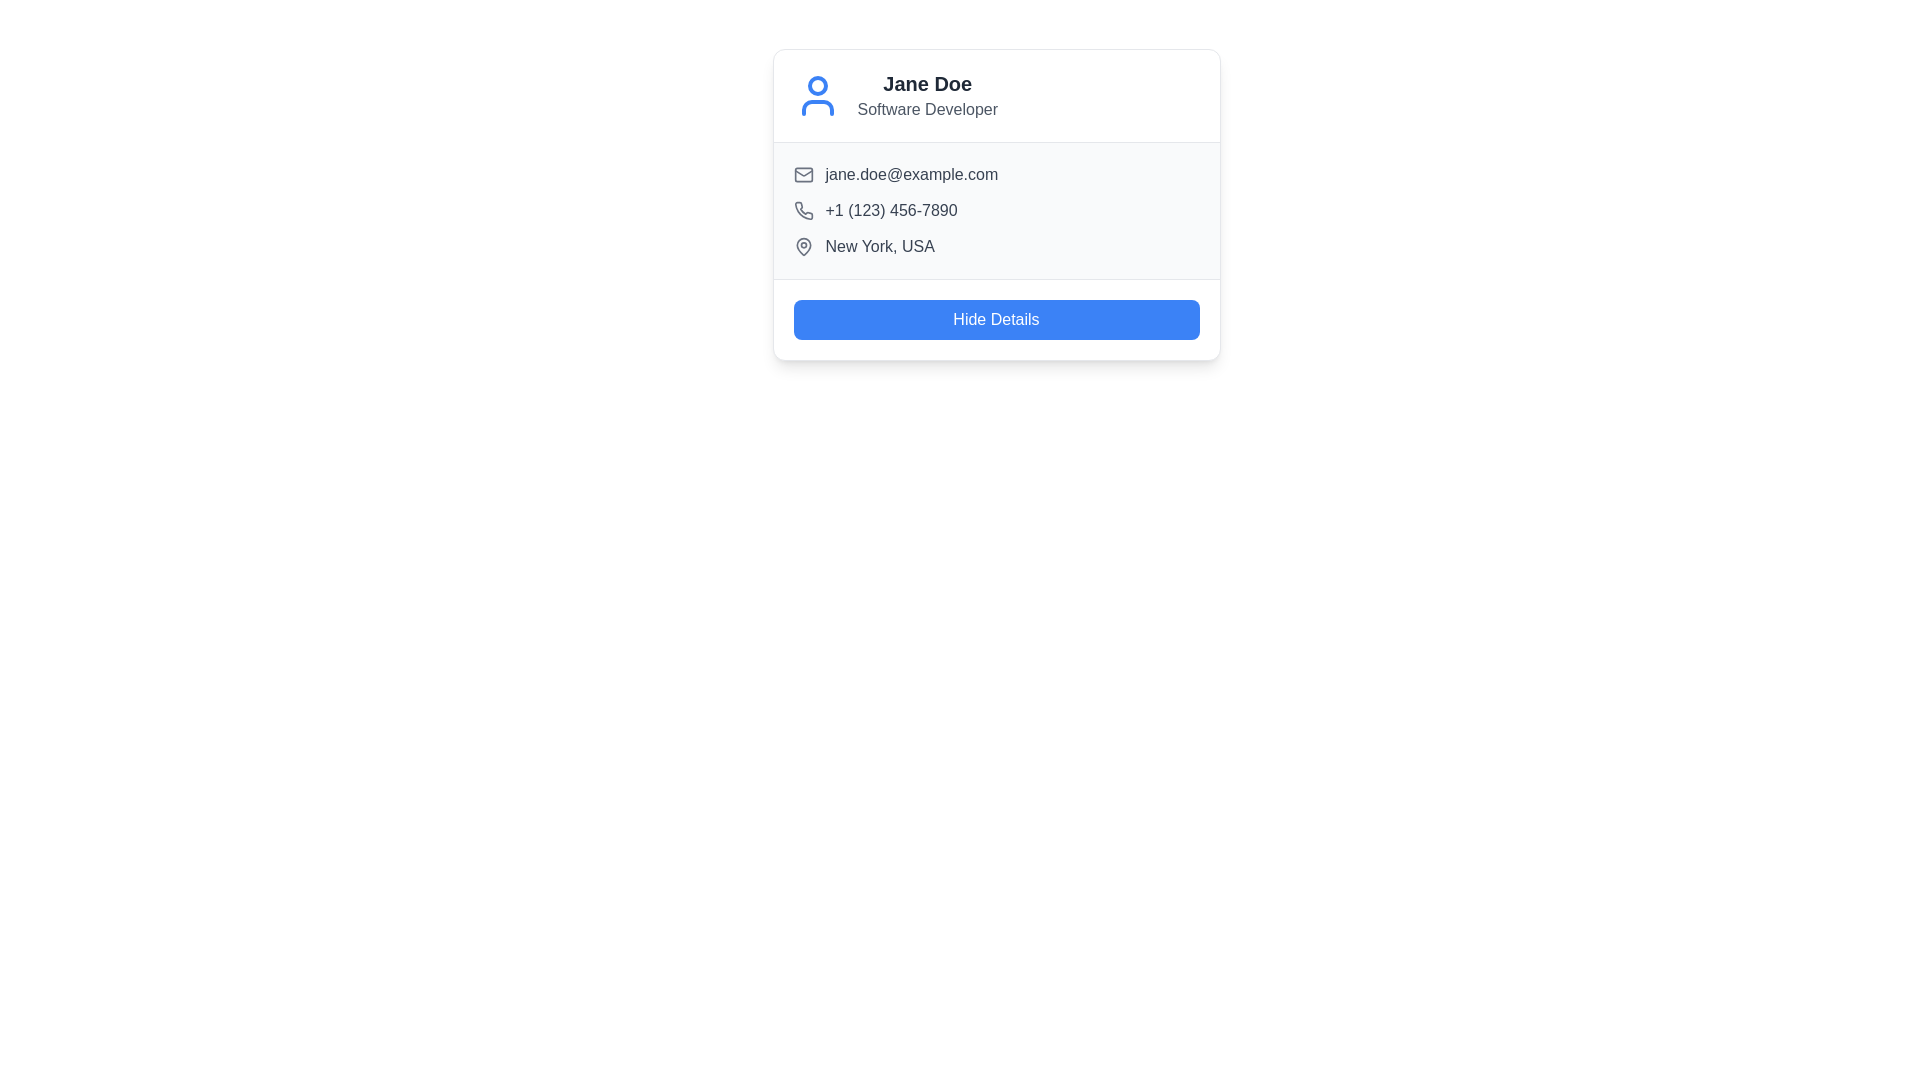  I want to click on the SVG rectangle shape that represents the top part of the envelope icon in the contact information section, located left of the email text 'jane.doe@example.com', so click(803, 173).